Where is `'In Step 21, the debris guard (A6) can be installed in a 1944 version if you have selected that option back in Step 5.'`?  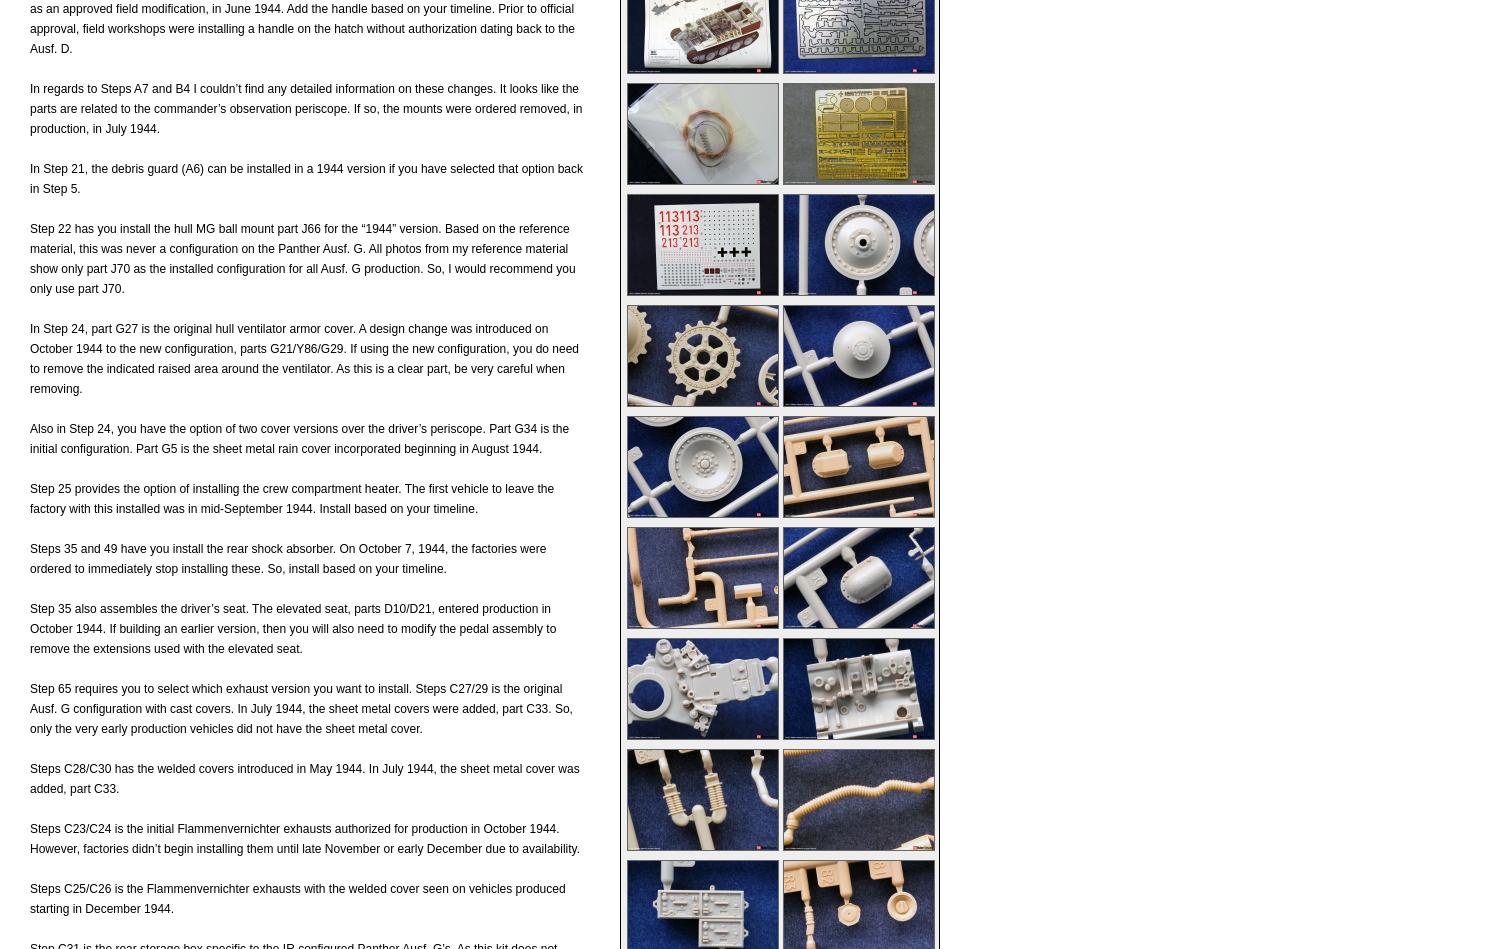
'In Step 21, the debris guard (A6) can be installed in a 1944 version if you have selected that option back in Step 5.' is located at coordinates (30, 177).